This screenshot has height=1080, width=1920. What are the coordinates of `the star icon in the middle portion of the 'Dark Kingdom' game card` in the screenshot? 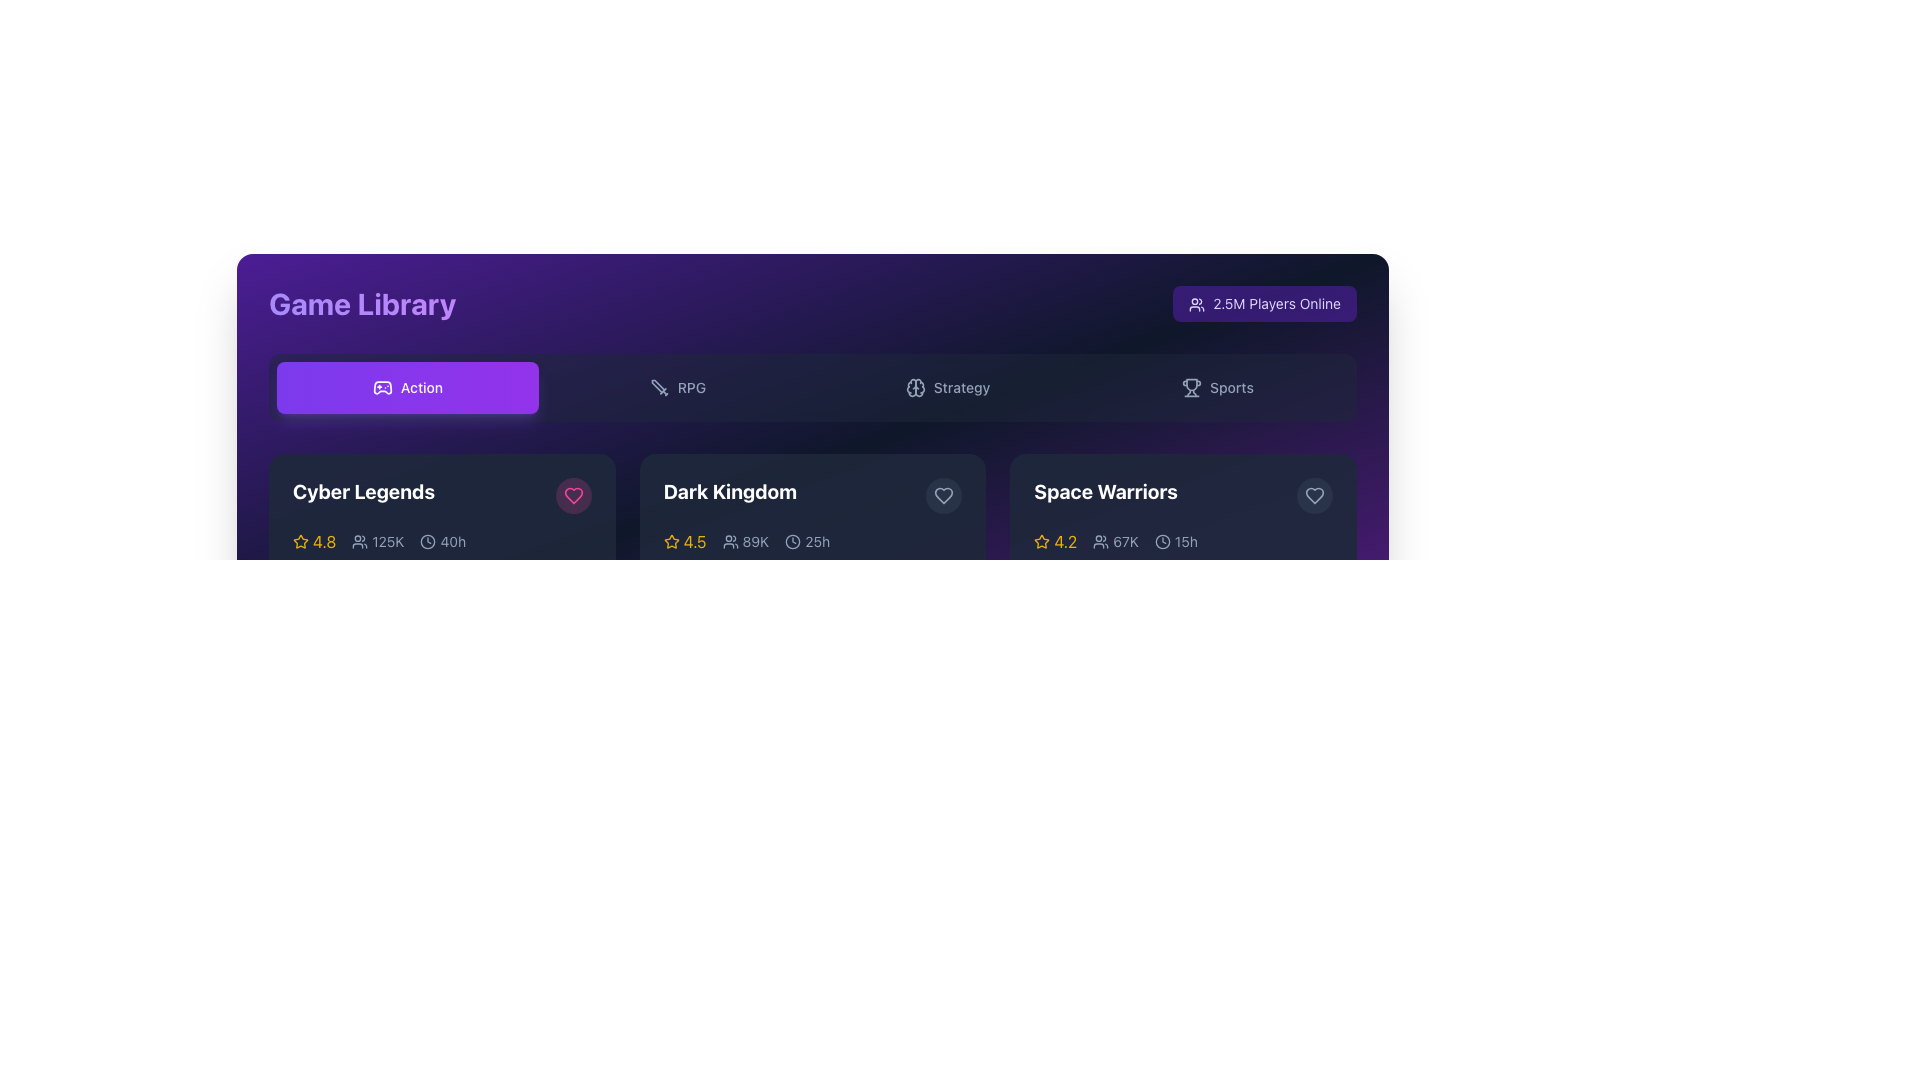 It's located at (671, 541).